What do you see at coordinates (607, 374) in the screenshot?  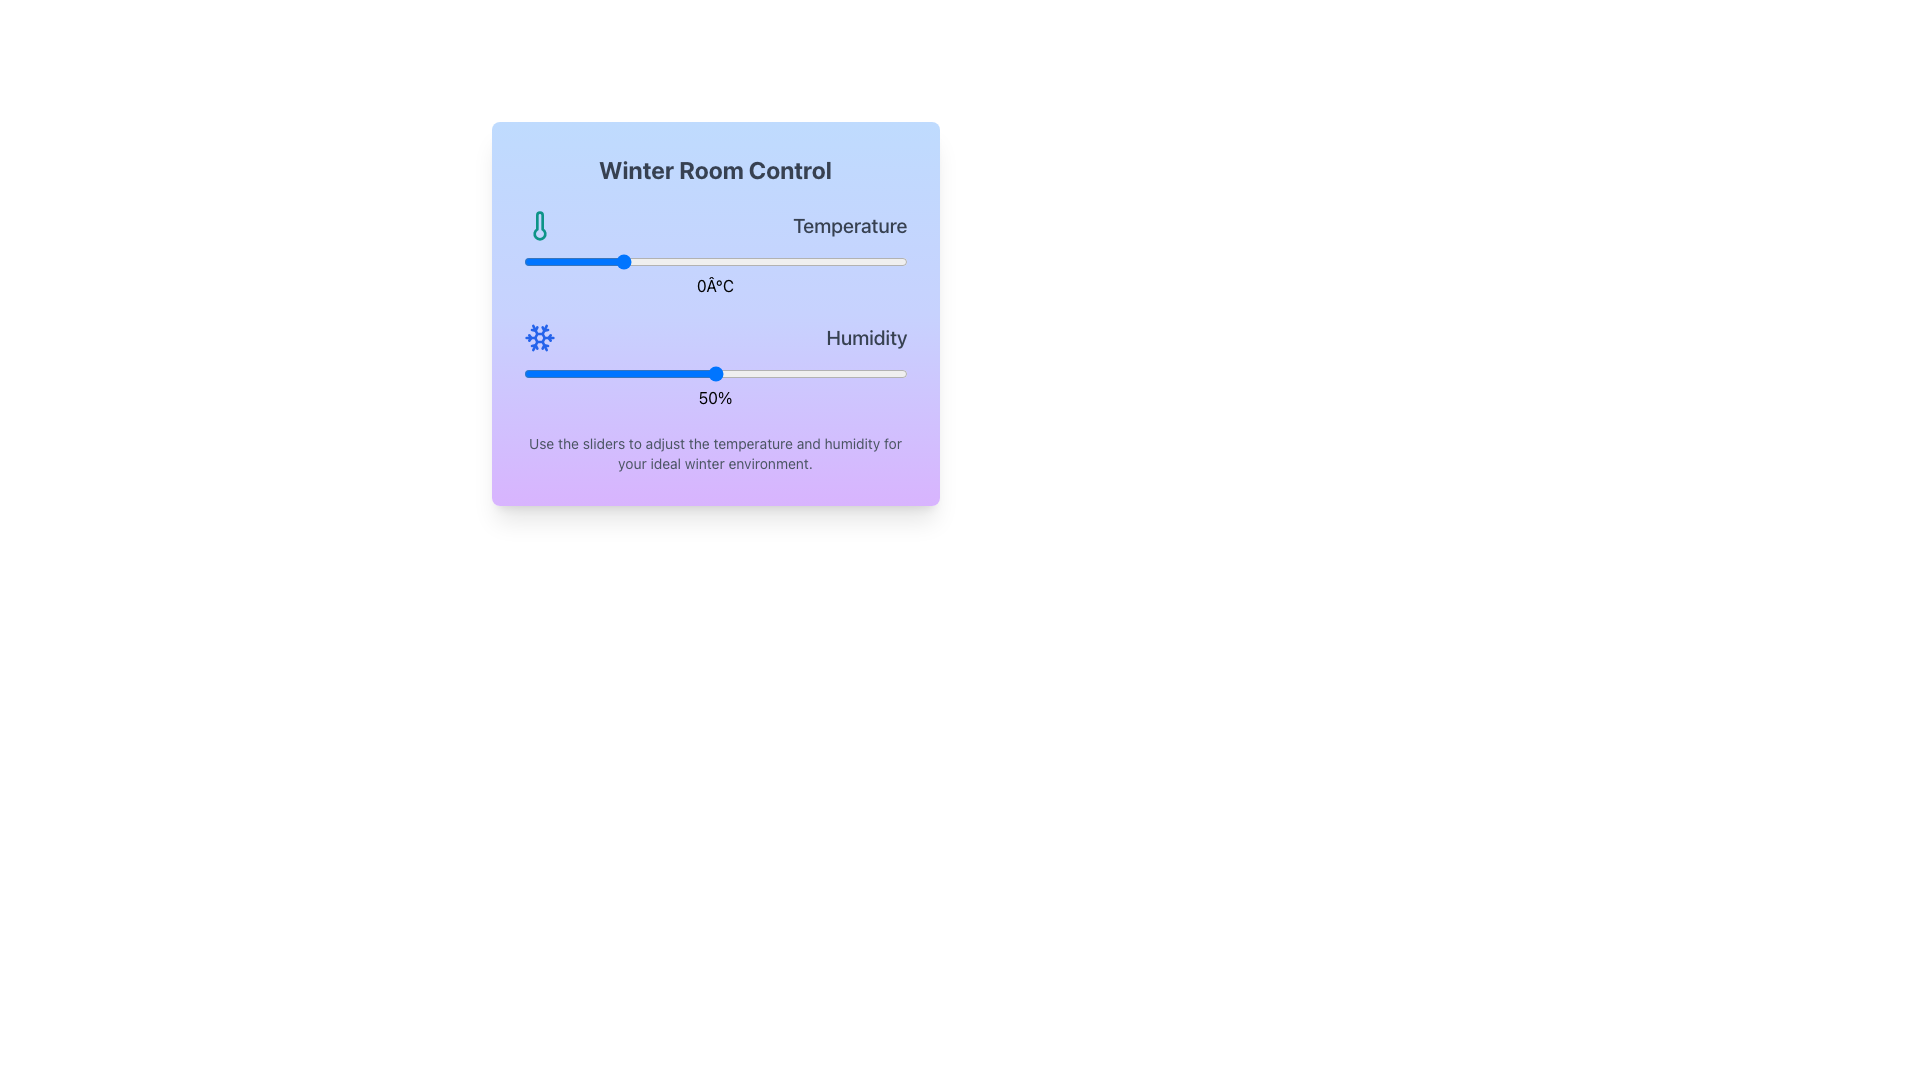 I see `humidity level` at bounding box center [607, 374].